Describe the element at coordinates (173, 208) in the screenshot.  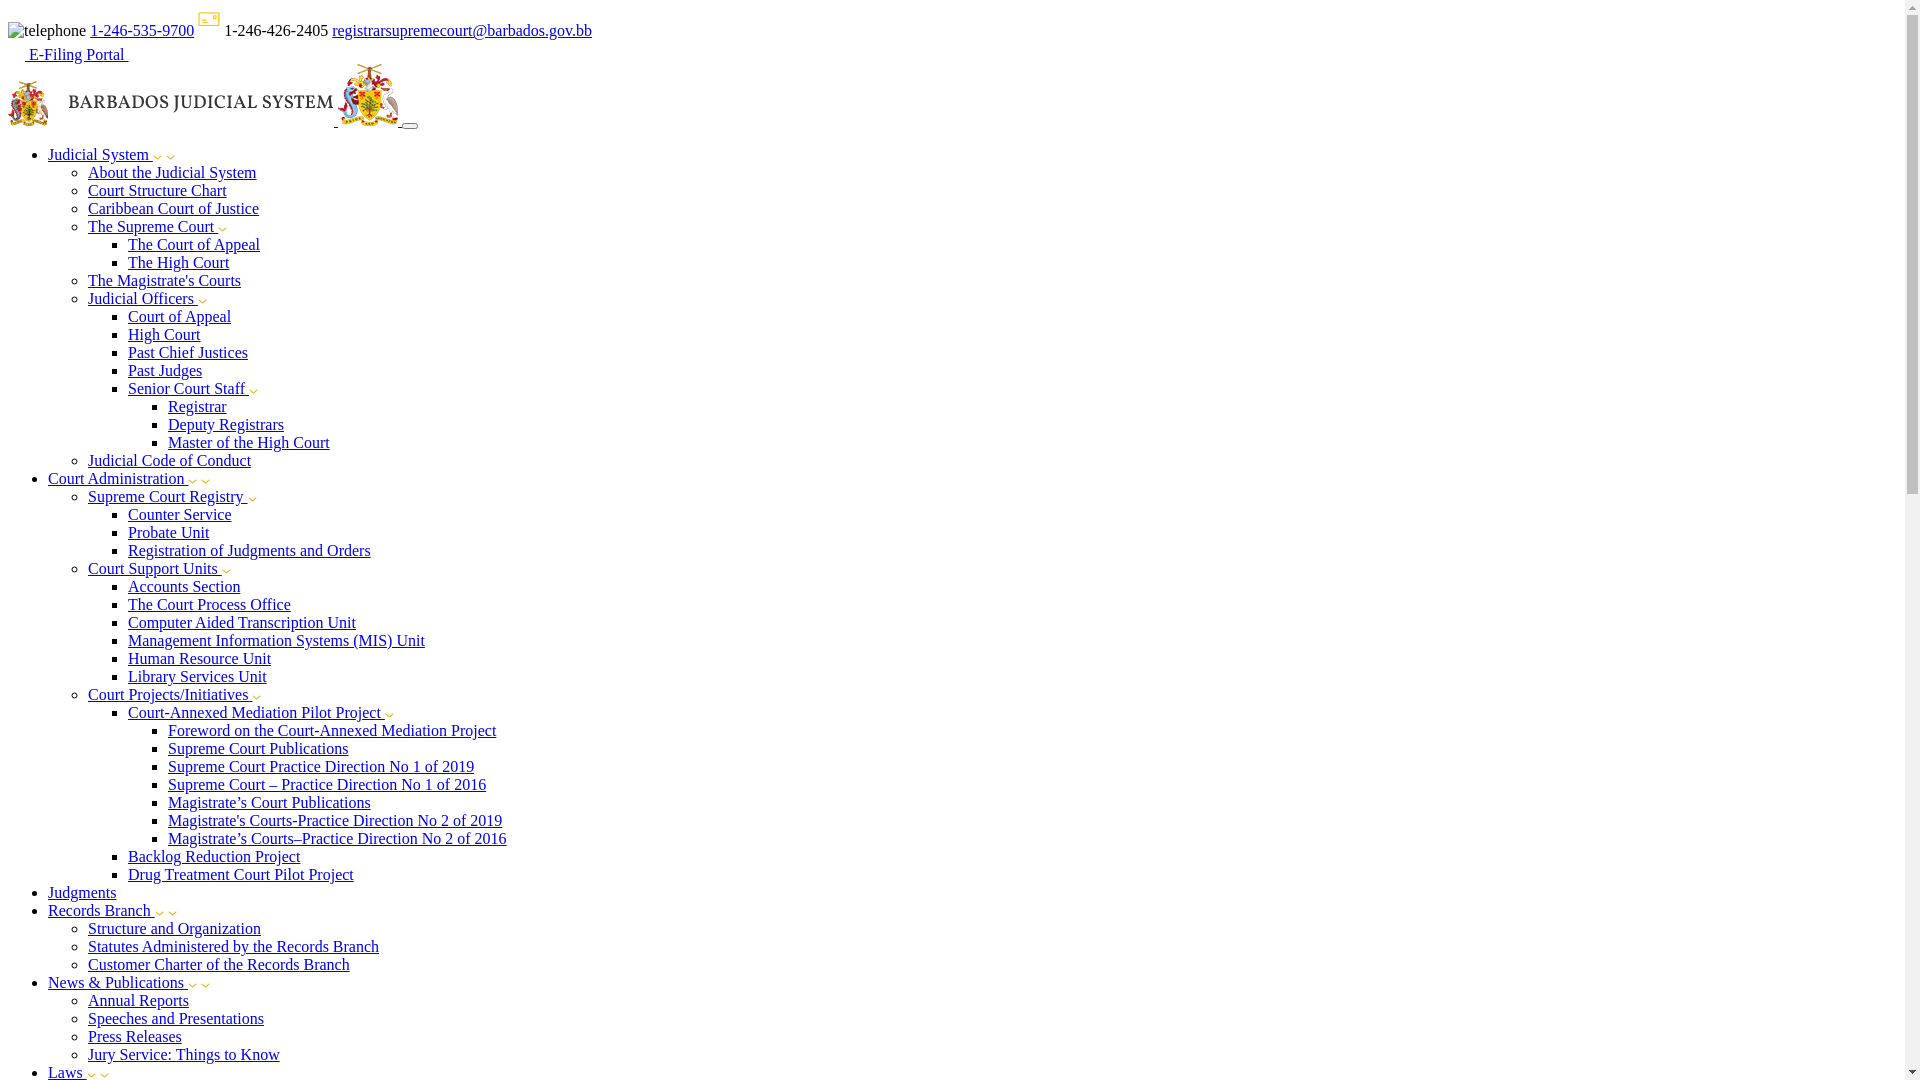
I see `'Caribbean Court of Justice'` at that location.